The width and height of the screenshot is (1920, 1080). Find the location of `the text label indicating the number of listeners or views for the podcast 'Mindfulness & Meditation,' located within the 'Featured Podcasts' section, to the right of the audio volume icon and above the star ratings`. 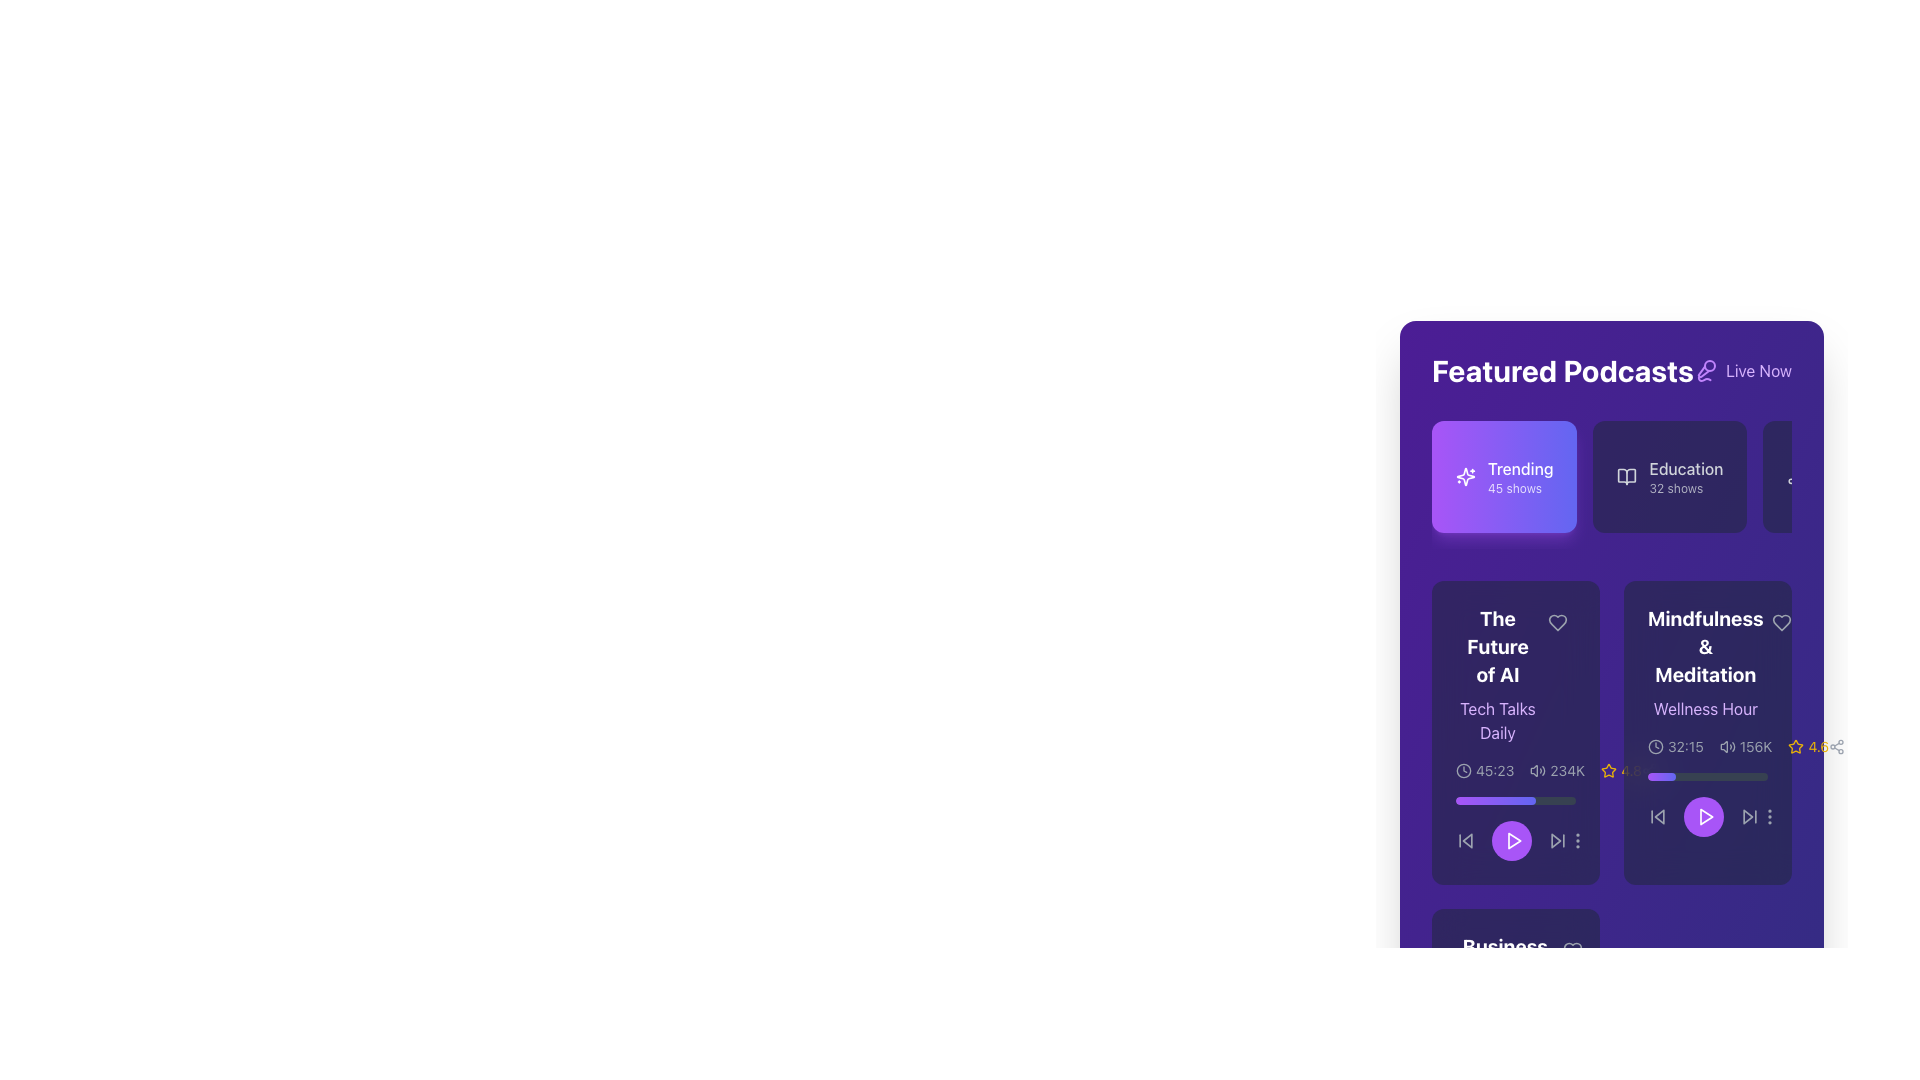

the text label indicating the number of listeners or views for the podcast 'Mindfulness & Meditation,' located within the 'Featured Podcasts' section, to the right of the audio volume icon and above the star ratings is located at coordinates (1755, 747).